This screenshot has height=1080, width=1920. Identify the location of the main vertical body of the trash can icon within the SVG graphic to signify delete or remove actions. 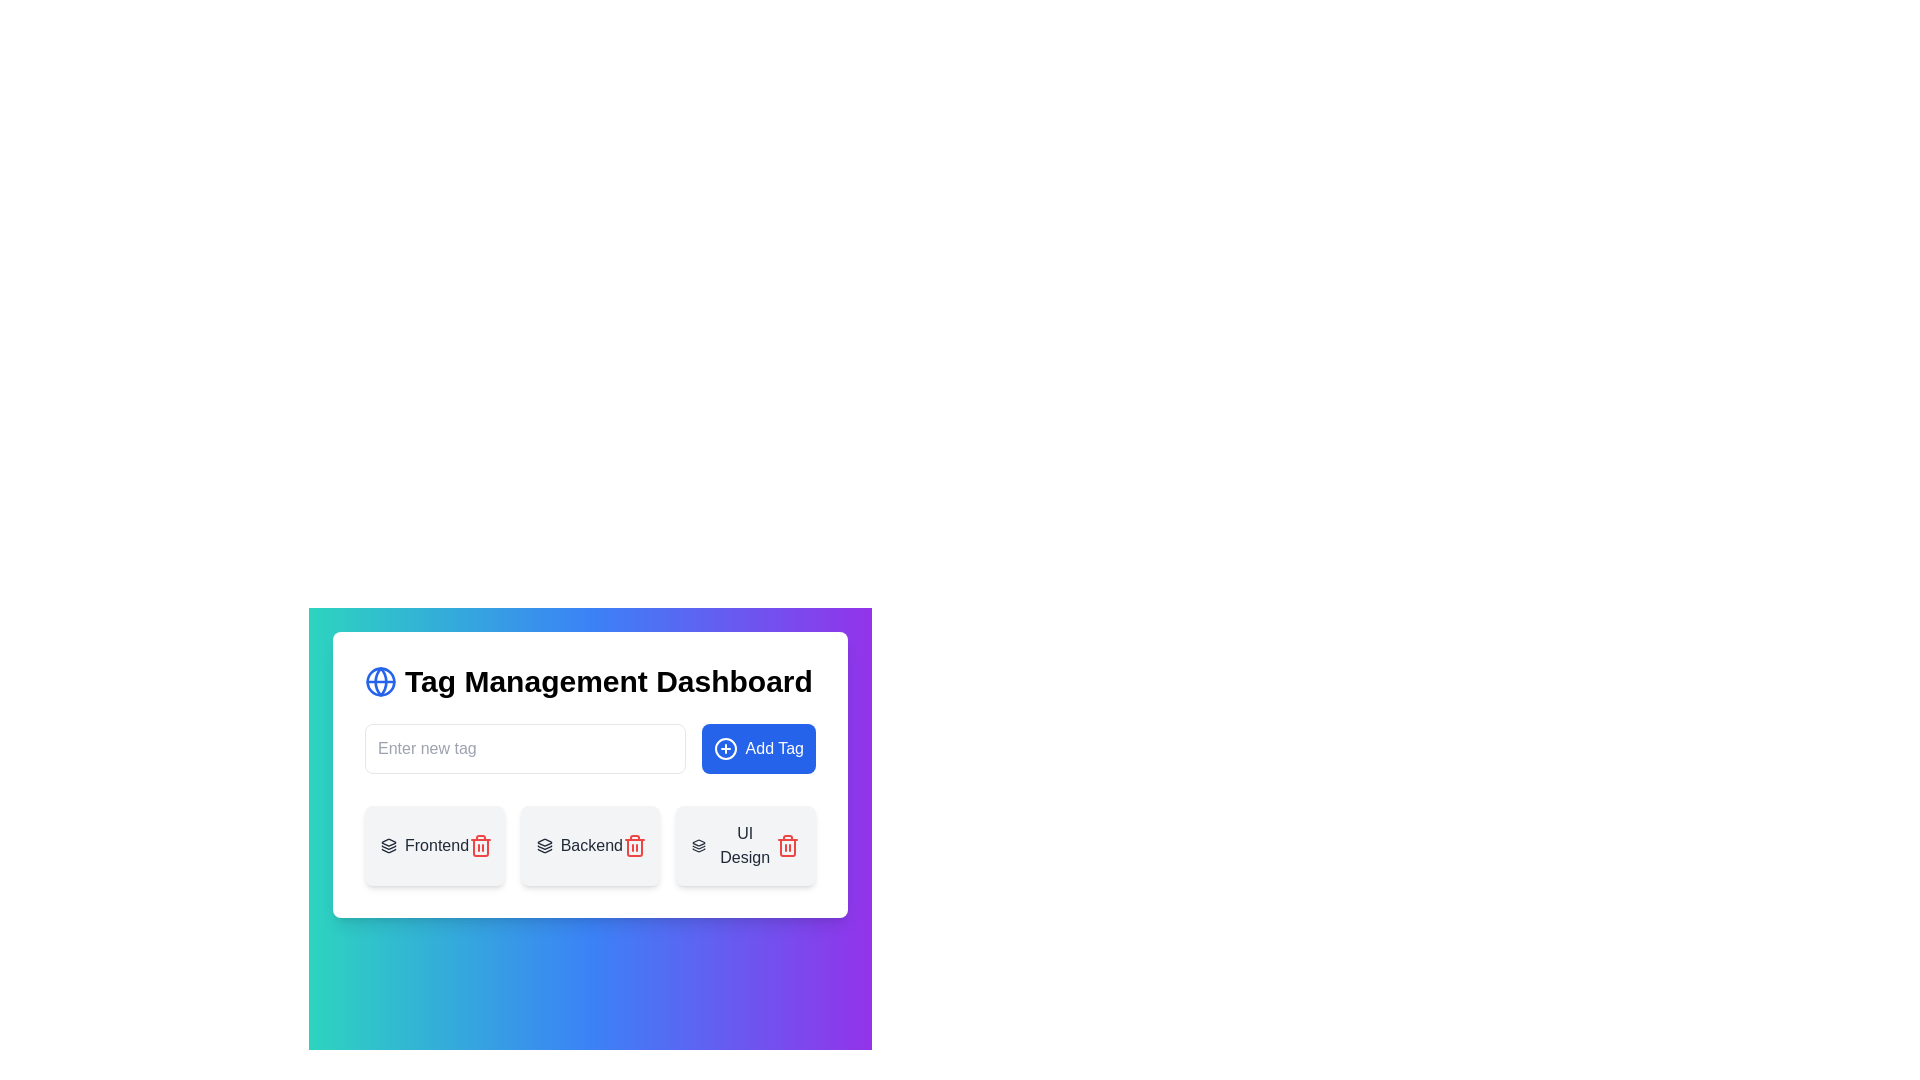
(633, 848).